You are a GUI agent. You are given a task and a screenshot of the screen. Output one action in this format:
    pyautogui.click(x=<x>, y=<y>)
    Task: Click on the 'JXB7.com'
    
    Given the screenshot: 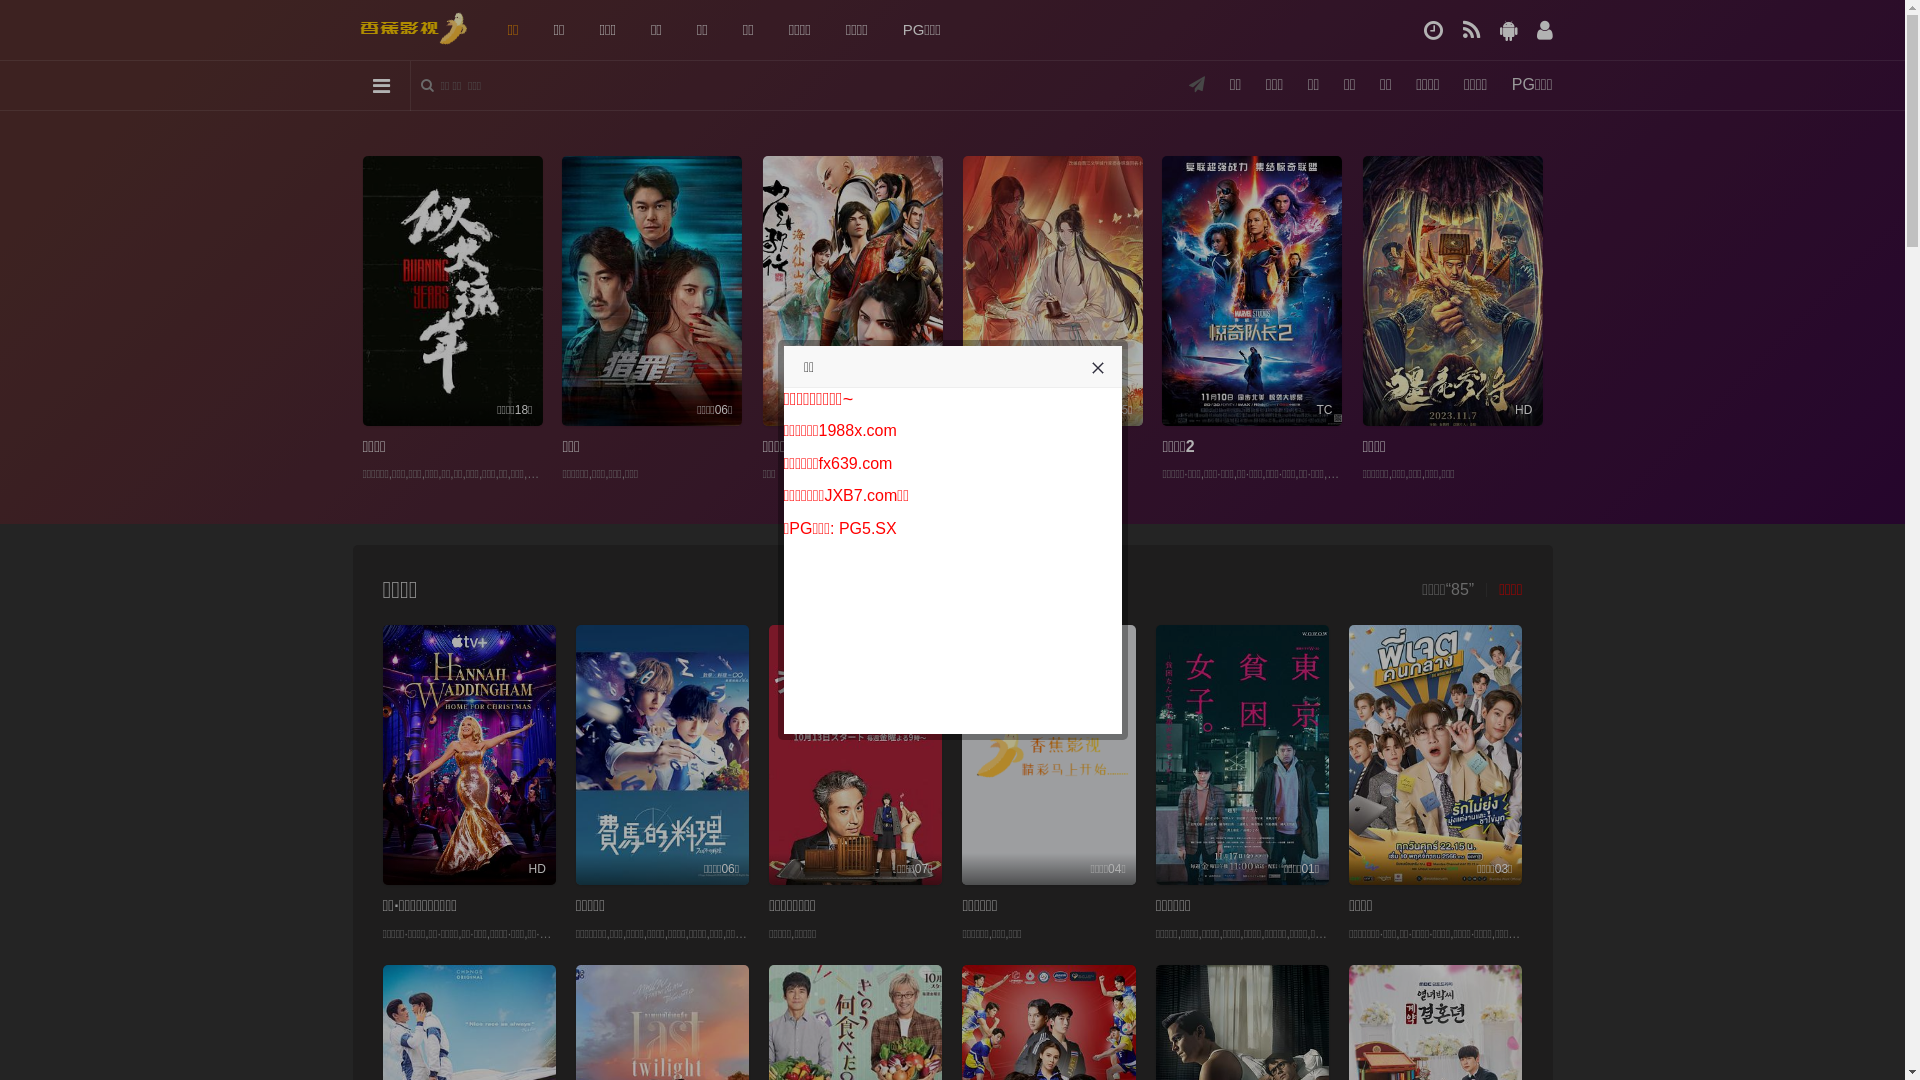 What is the action you would take?
    pyautogui.click(x=860, y=495)
    